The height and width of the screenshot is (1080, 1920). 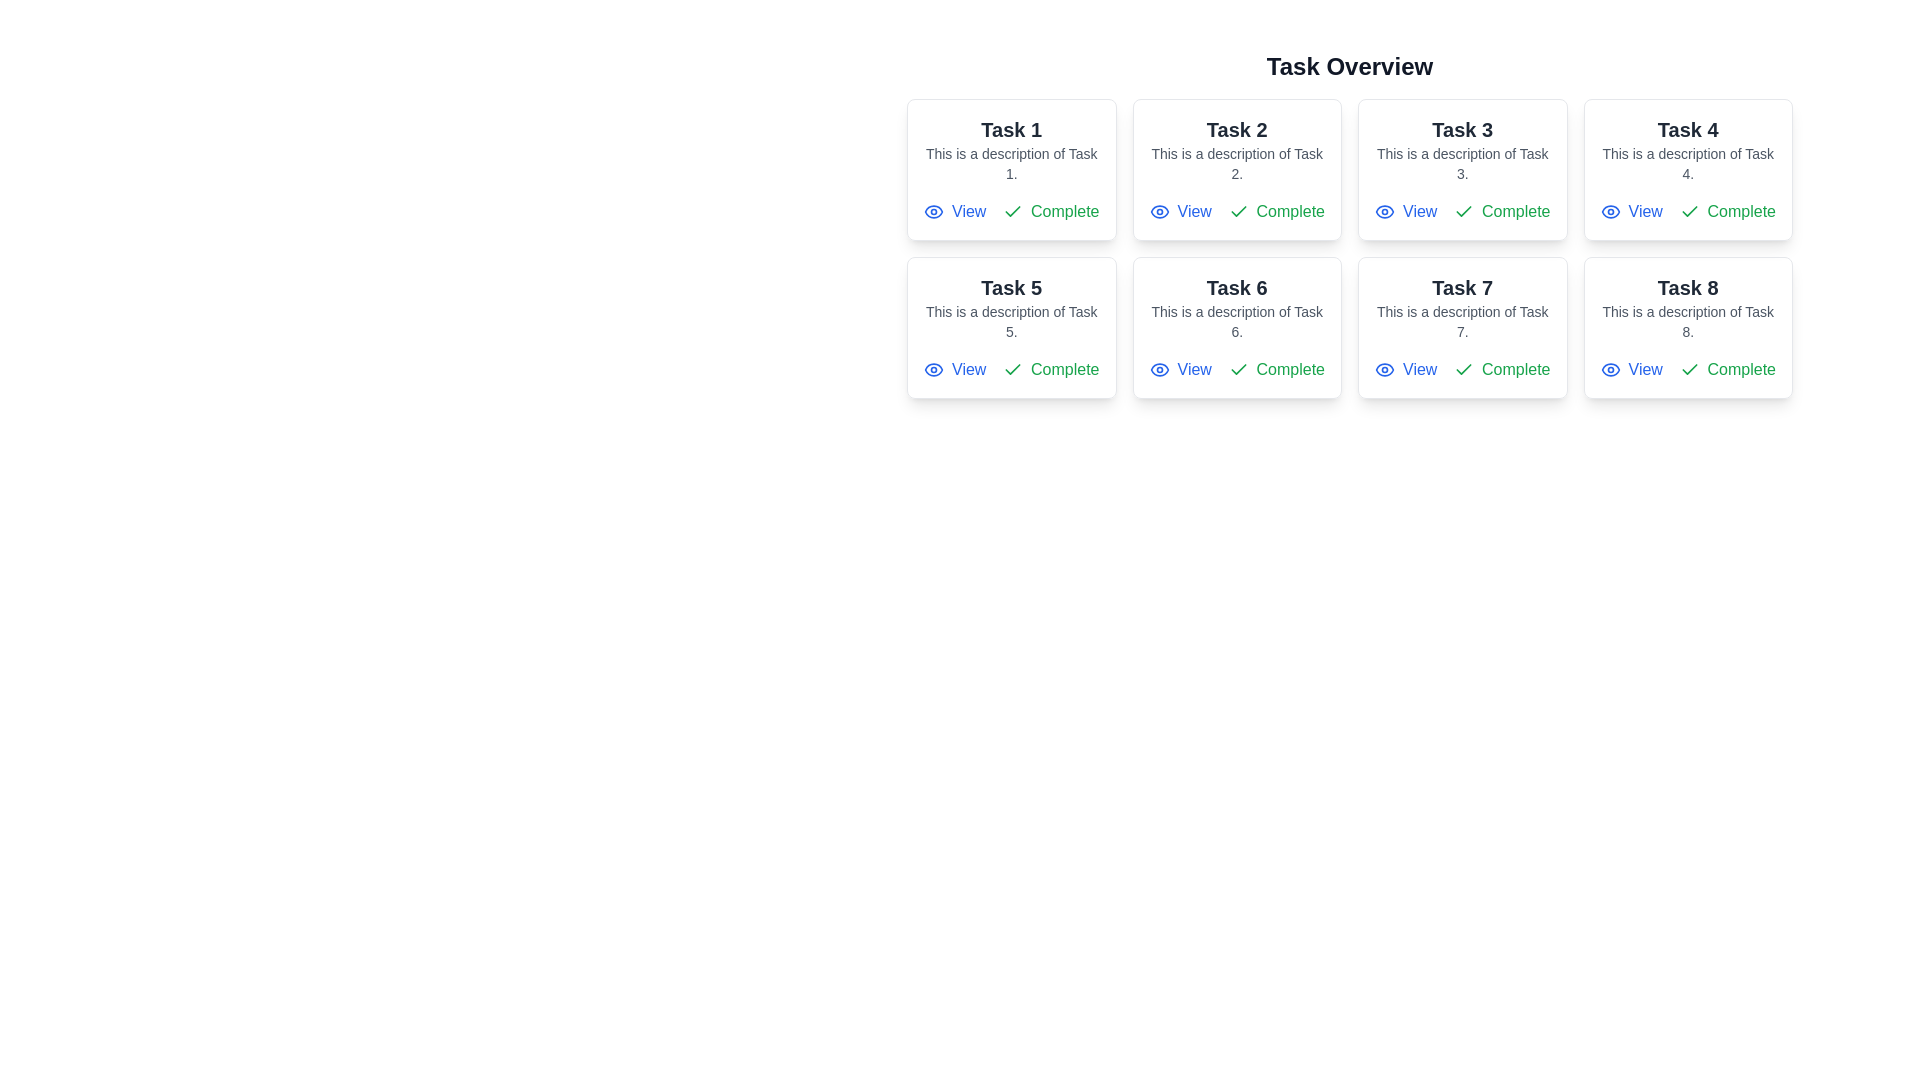 I want to click on the green checkmark icon within the 'Complete' button in the third task card of the top row, so click(x=1464, y=211).